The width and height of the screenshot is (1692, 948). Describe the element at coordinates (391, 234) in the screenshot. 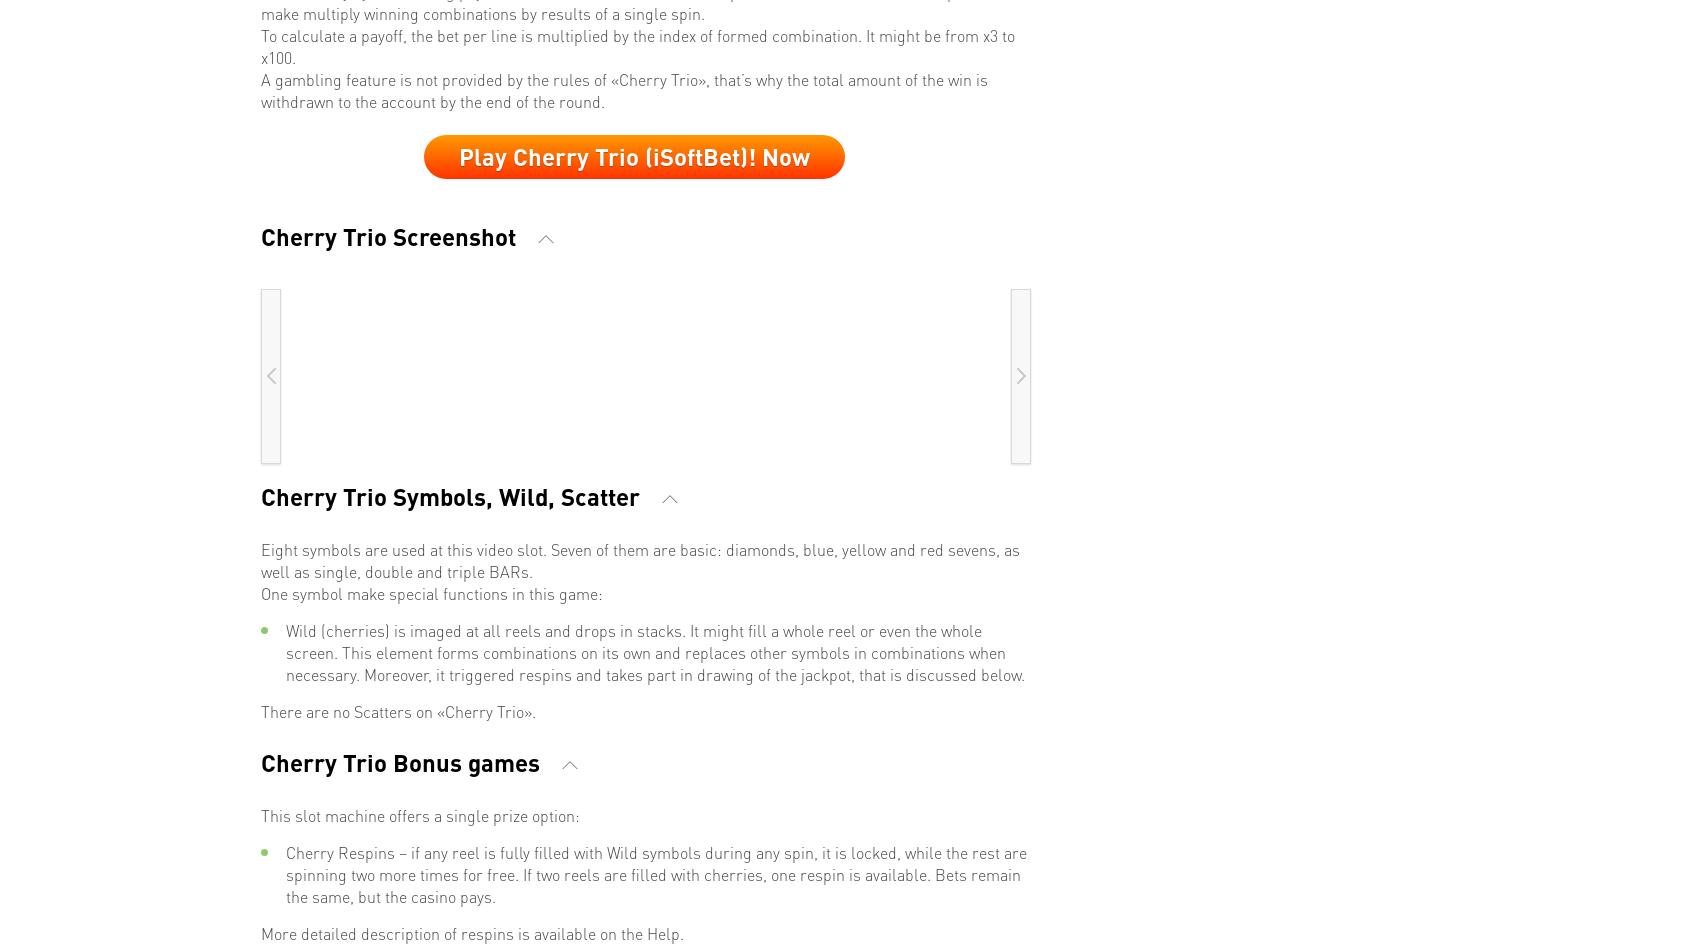

I see `'Cherry Trio Screenshot'` at that location.